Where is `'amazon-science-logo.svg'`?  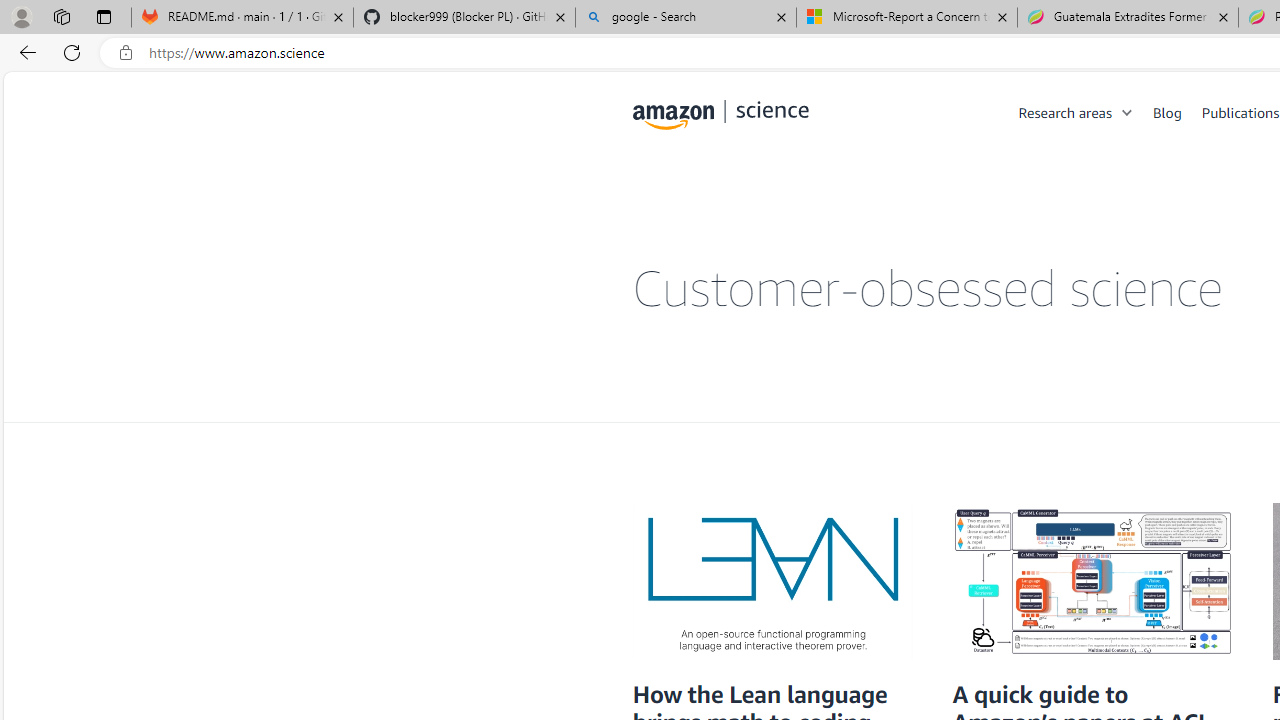
'amazon-science-logo.svg' is located at coordinates (720, 115).